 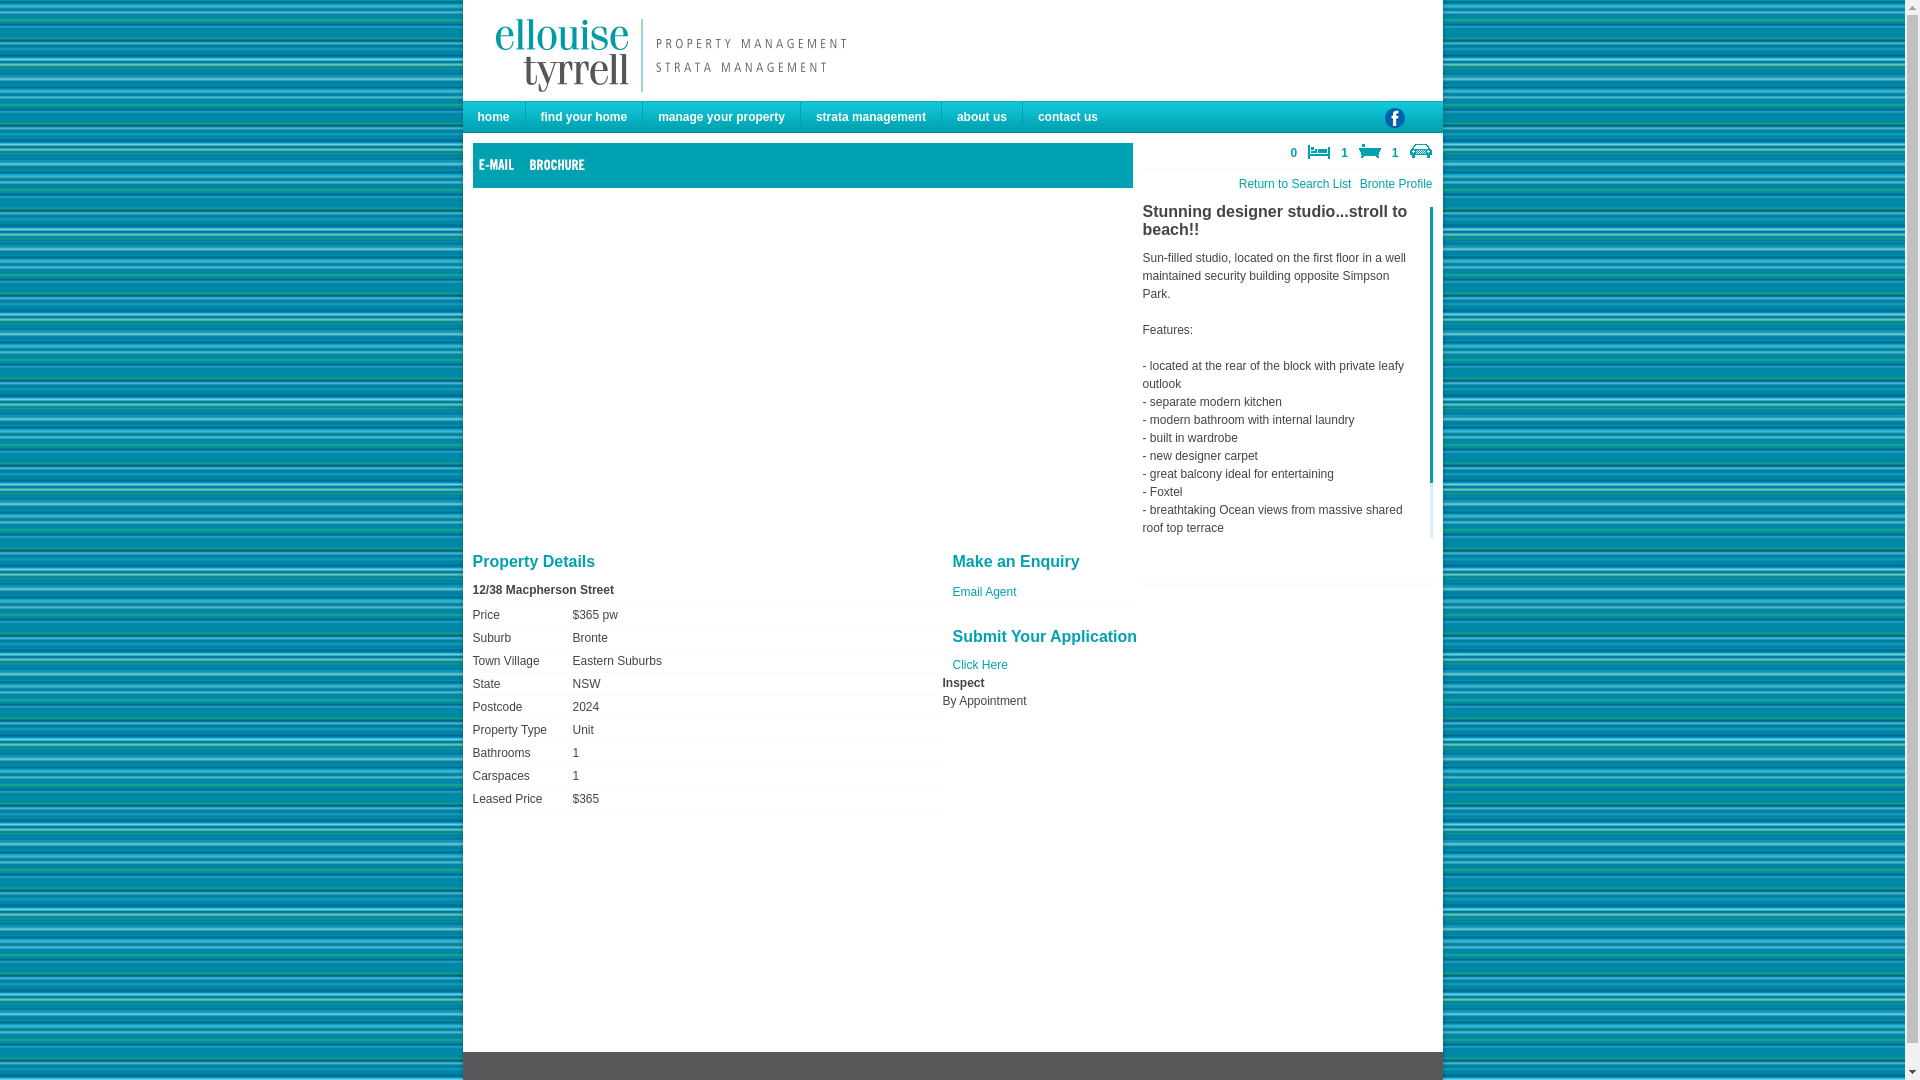 What do you see at coordinates (871, 116) in the screenshot?
I see `'strata management'` at bounding box center [871, 116].